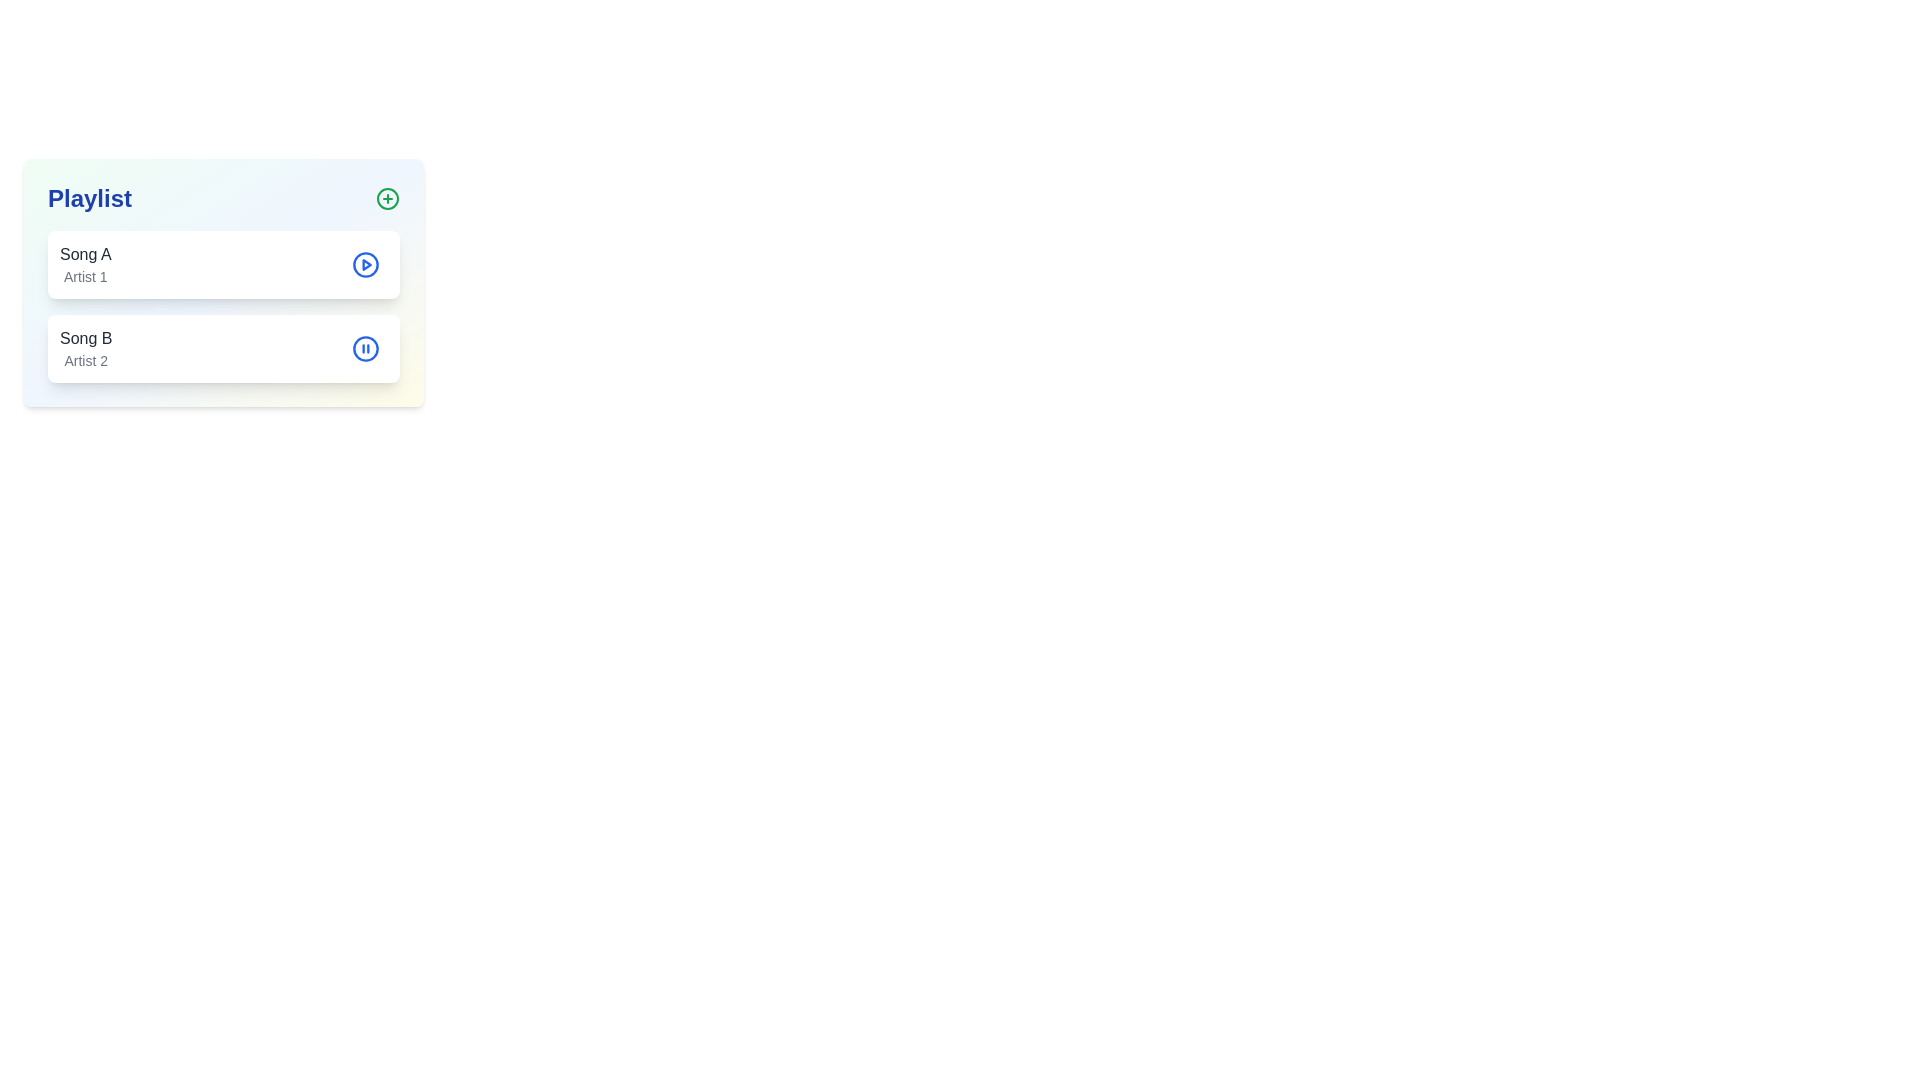 Image resolution: width=1920 pixels, height=1080 pixels. What do you see at coordinates (365, 347) in the screenshot?
I see `the presence of the outer circle of the pause icon in the playlist UI, located to the right of the second song` at bounding box center [365, 347].